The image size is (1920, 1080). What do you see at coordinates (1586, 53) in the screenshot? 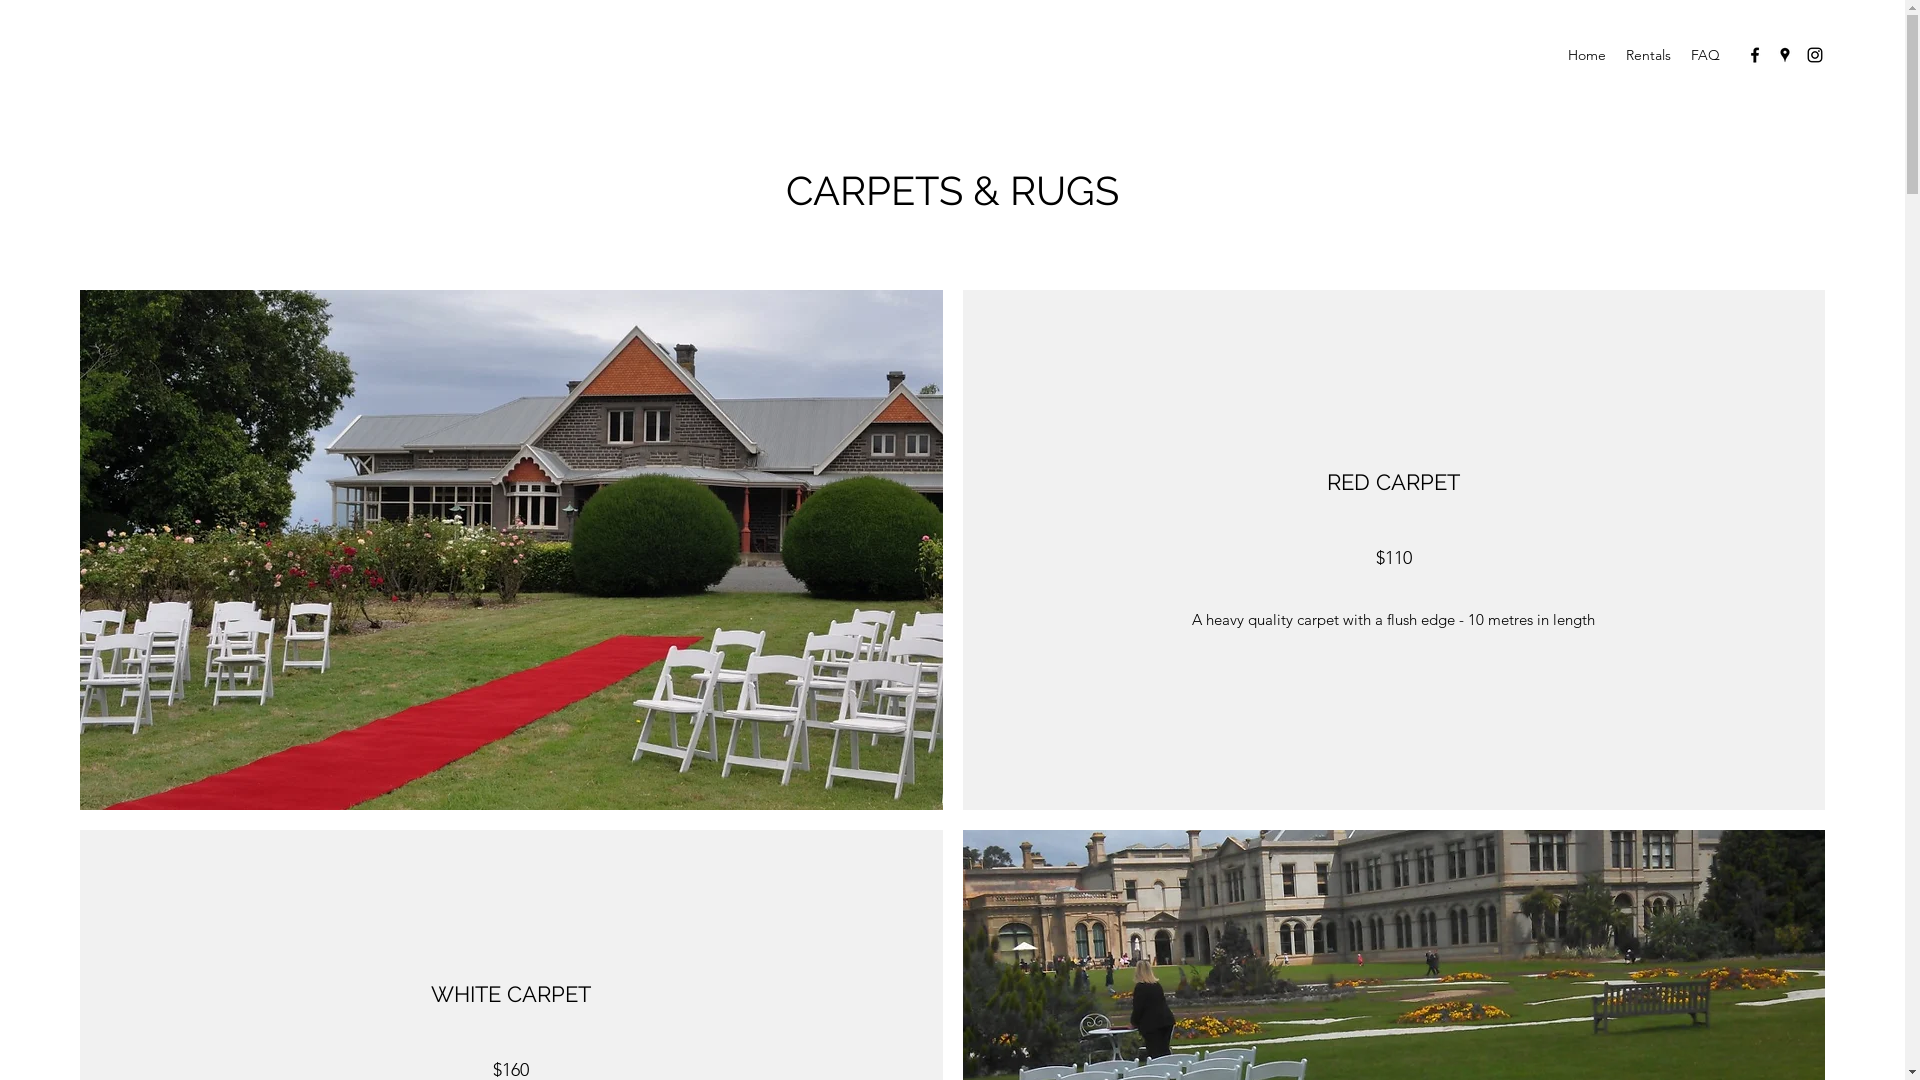
I see `'Home'` at bounding box center [1586, 53].